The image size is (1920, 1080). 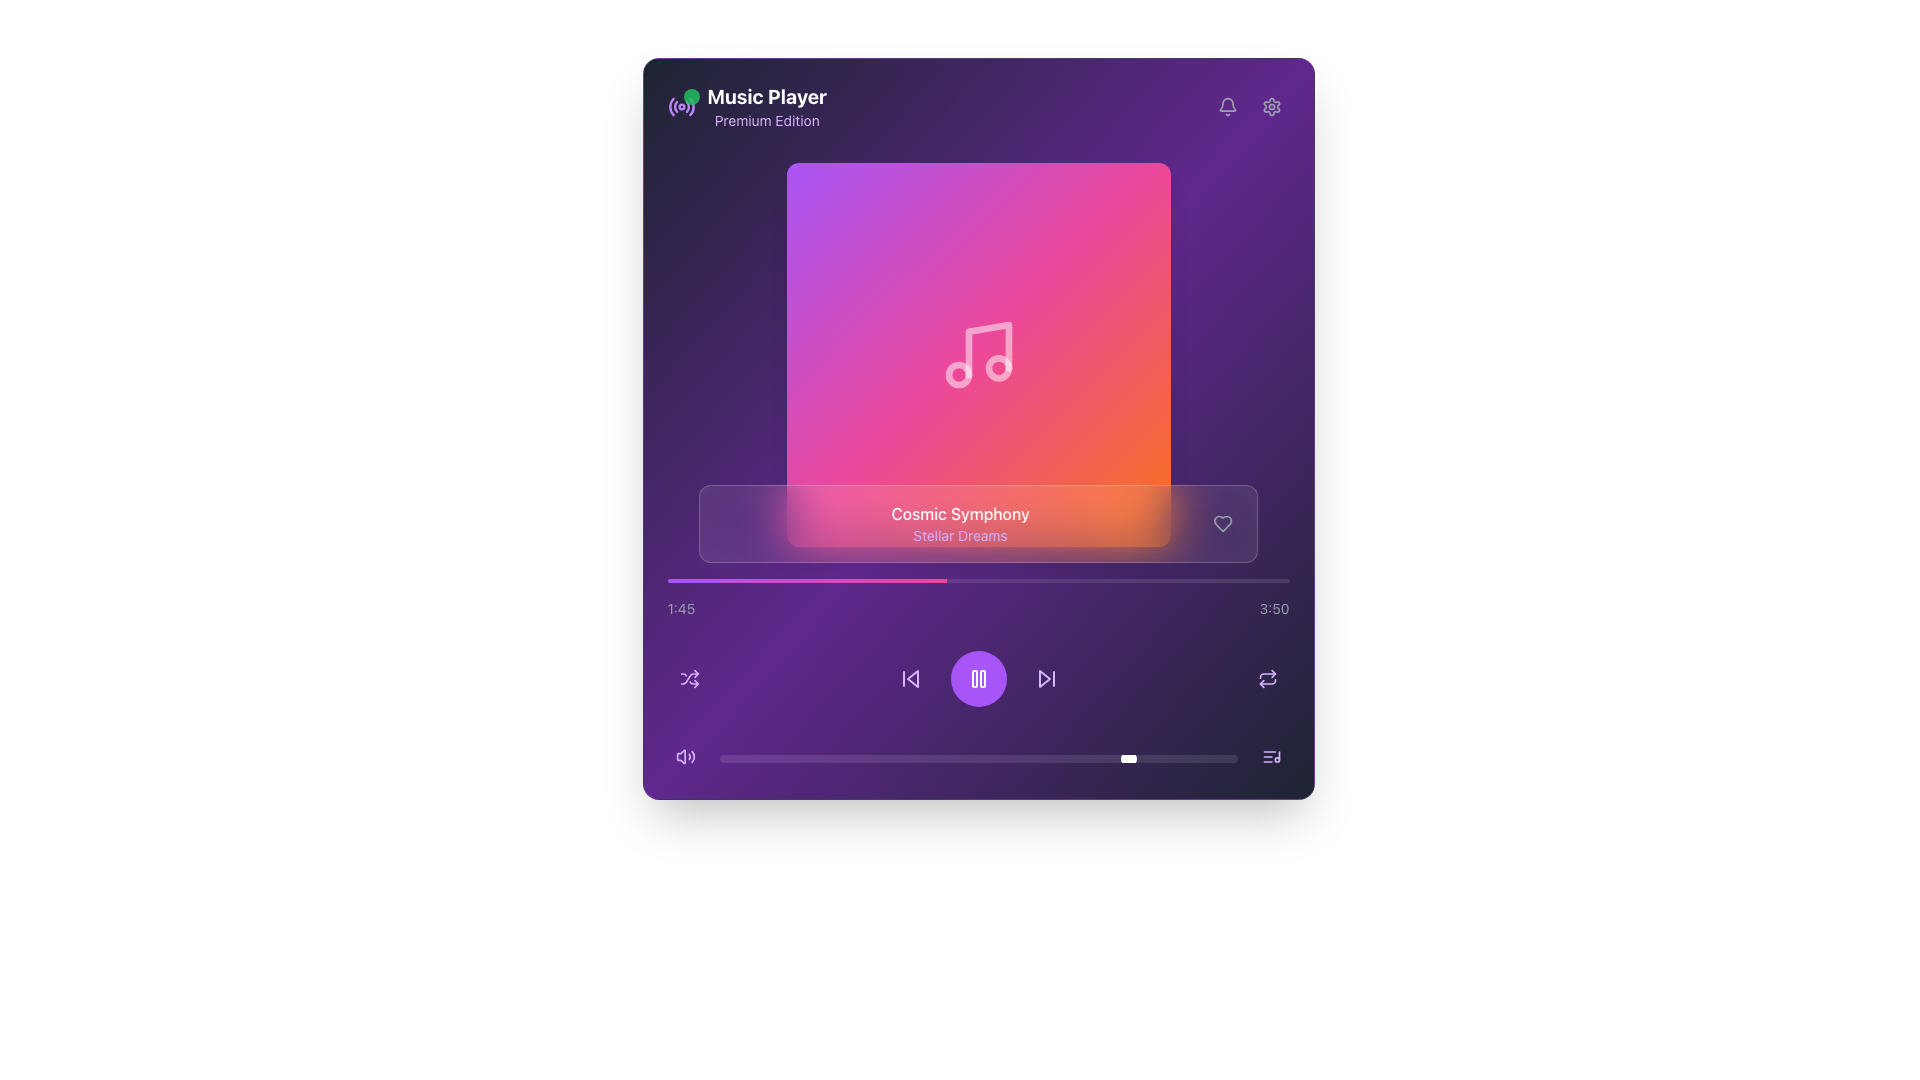 What do you see at coordinates (689, 677) in the screenshot?
I see `the shuffle action button, which is a purple icon with two crossing arrows located in the bottom-left region of the interface` at bounding box center [689, 677].